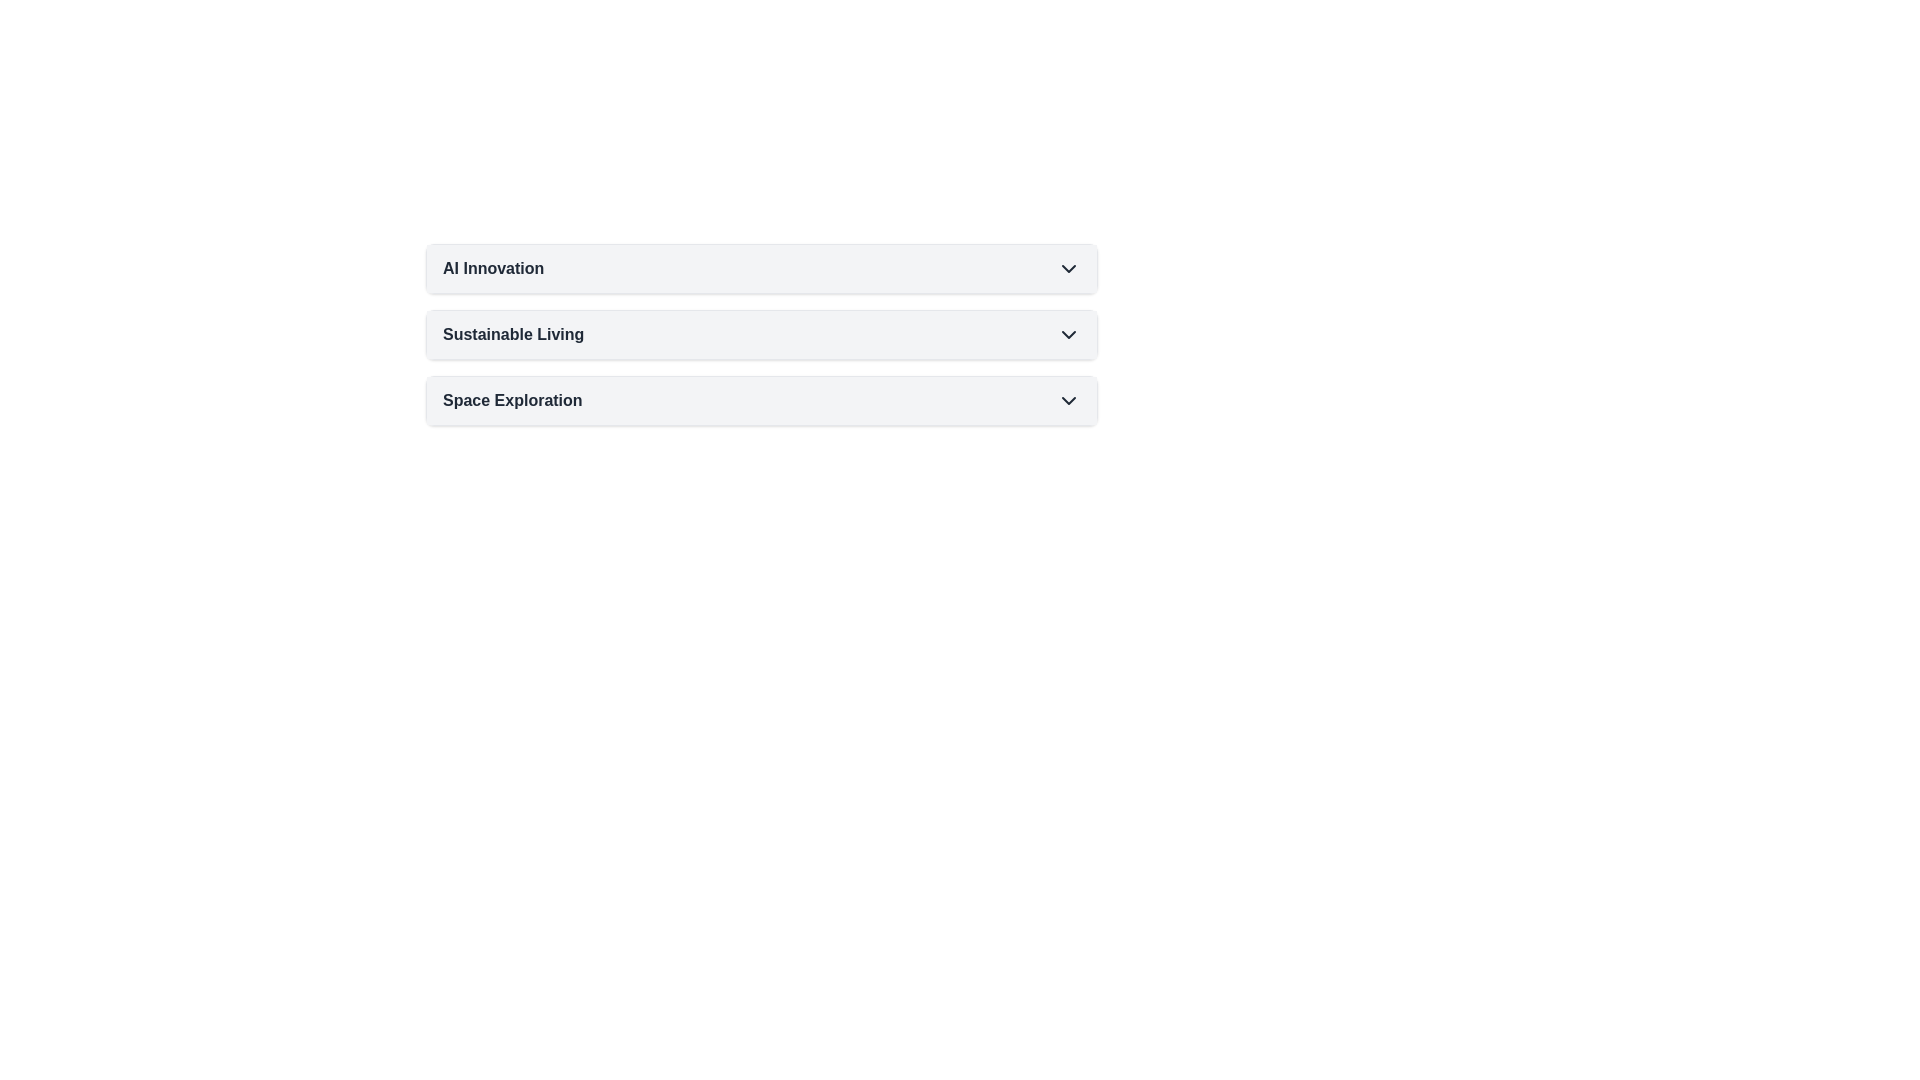  Describe the element at coordinates (761, 268) in the screenshot. I see `the Collapsible button located at the top of the vertically stacked group, which is used` at that location.